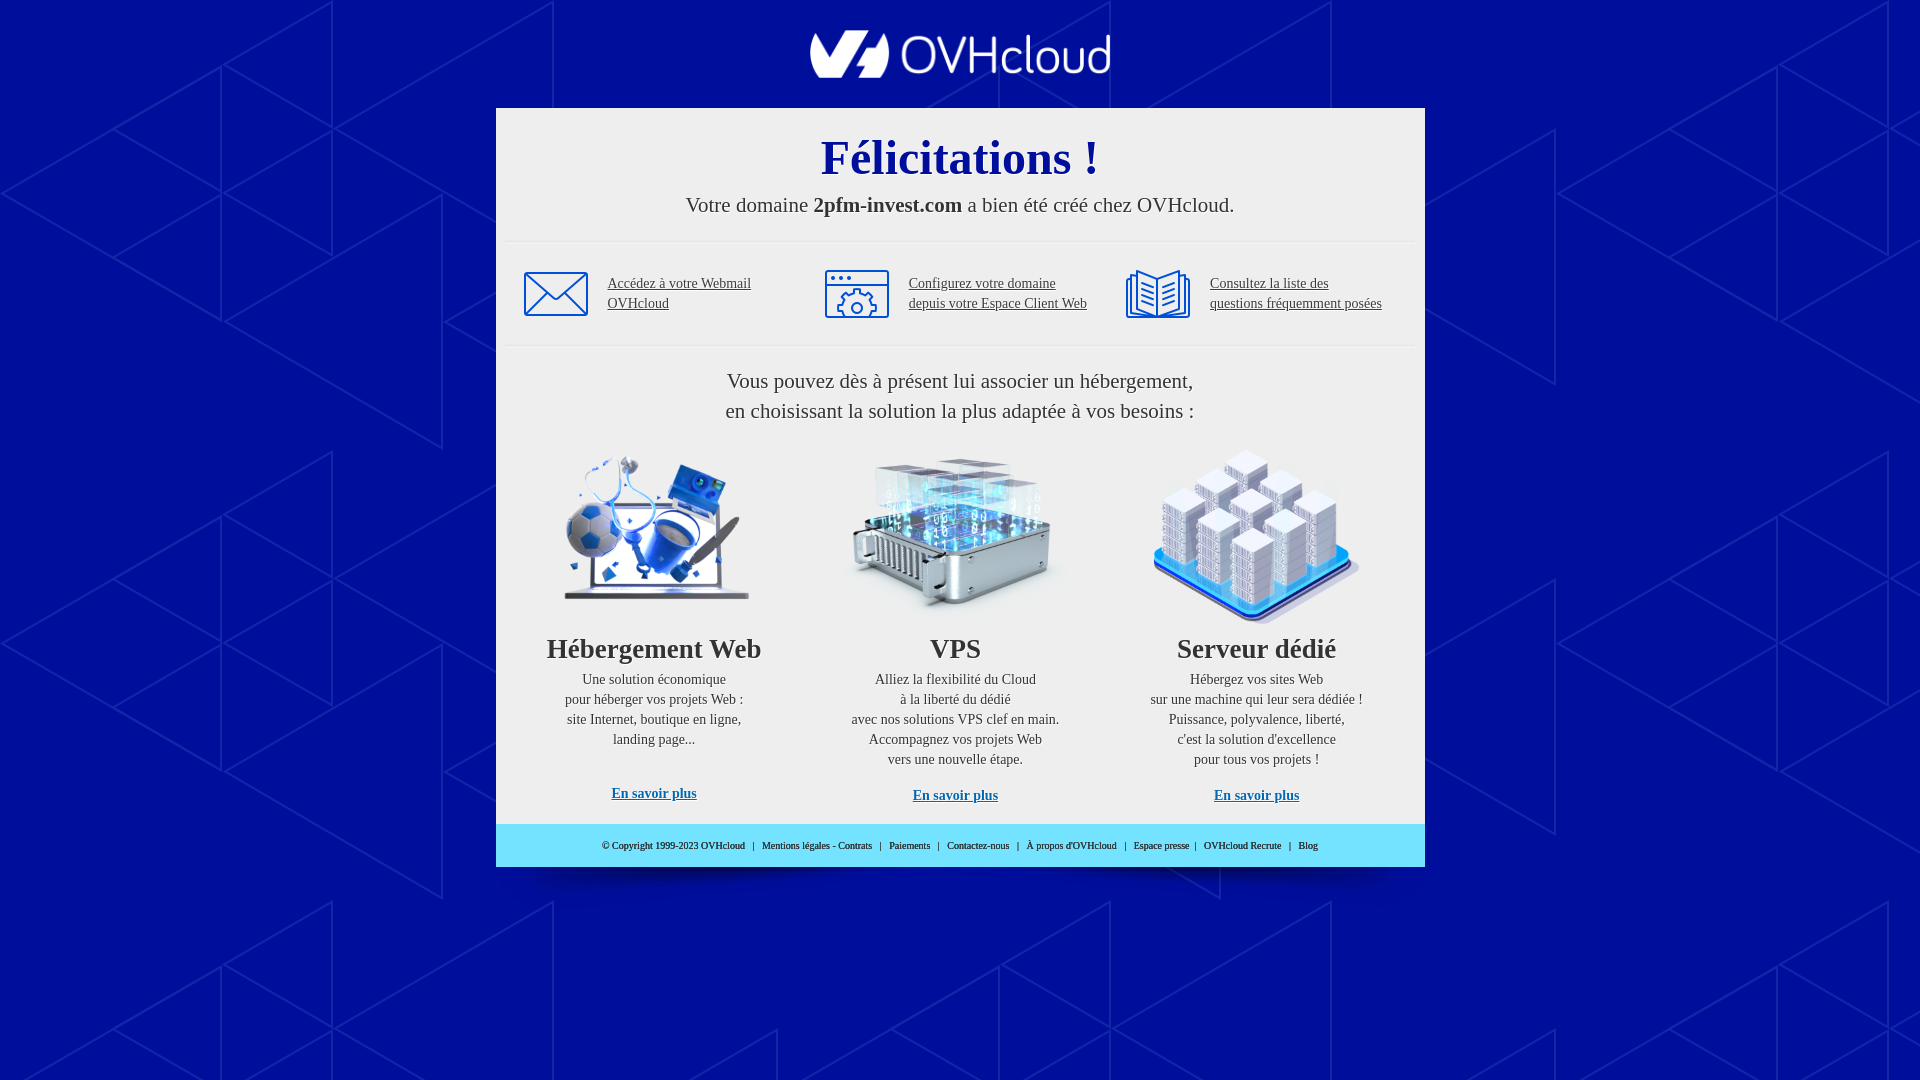 The image size is (1920, 1080). Describe the element at coordinates (653, 792) in the screenshot. I see `'En savoir plus'` at that location.